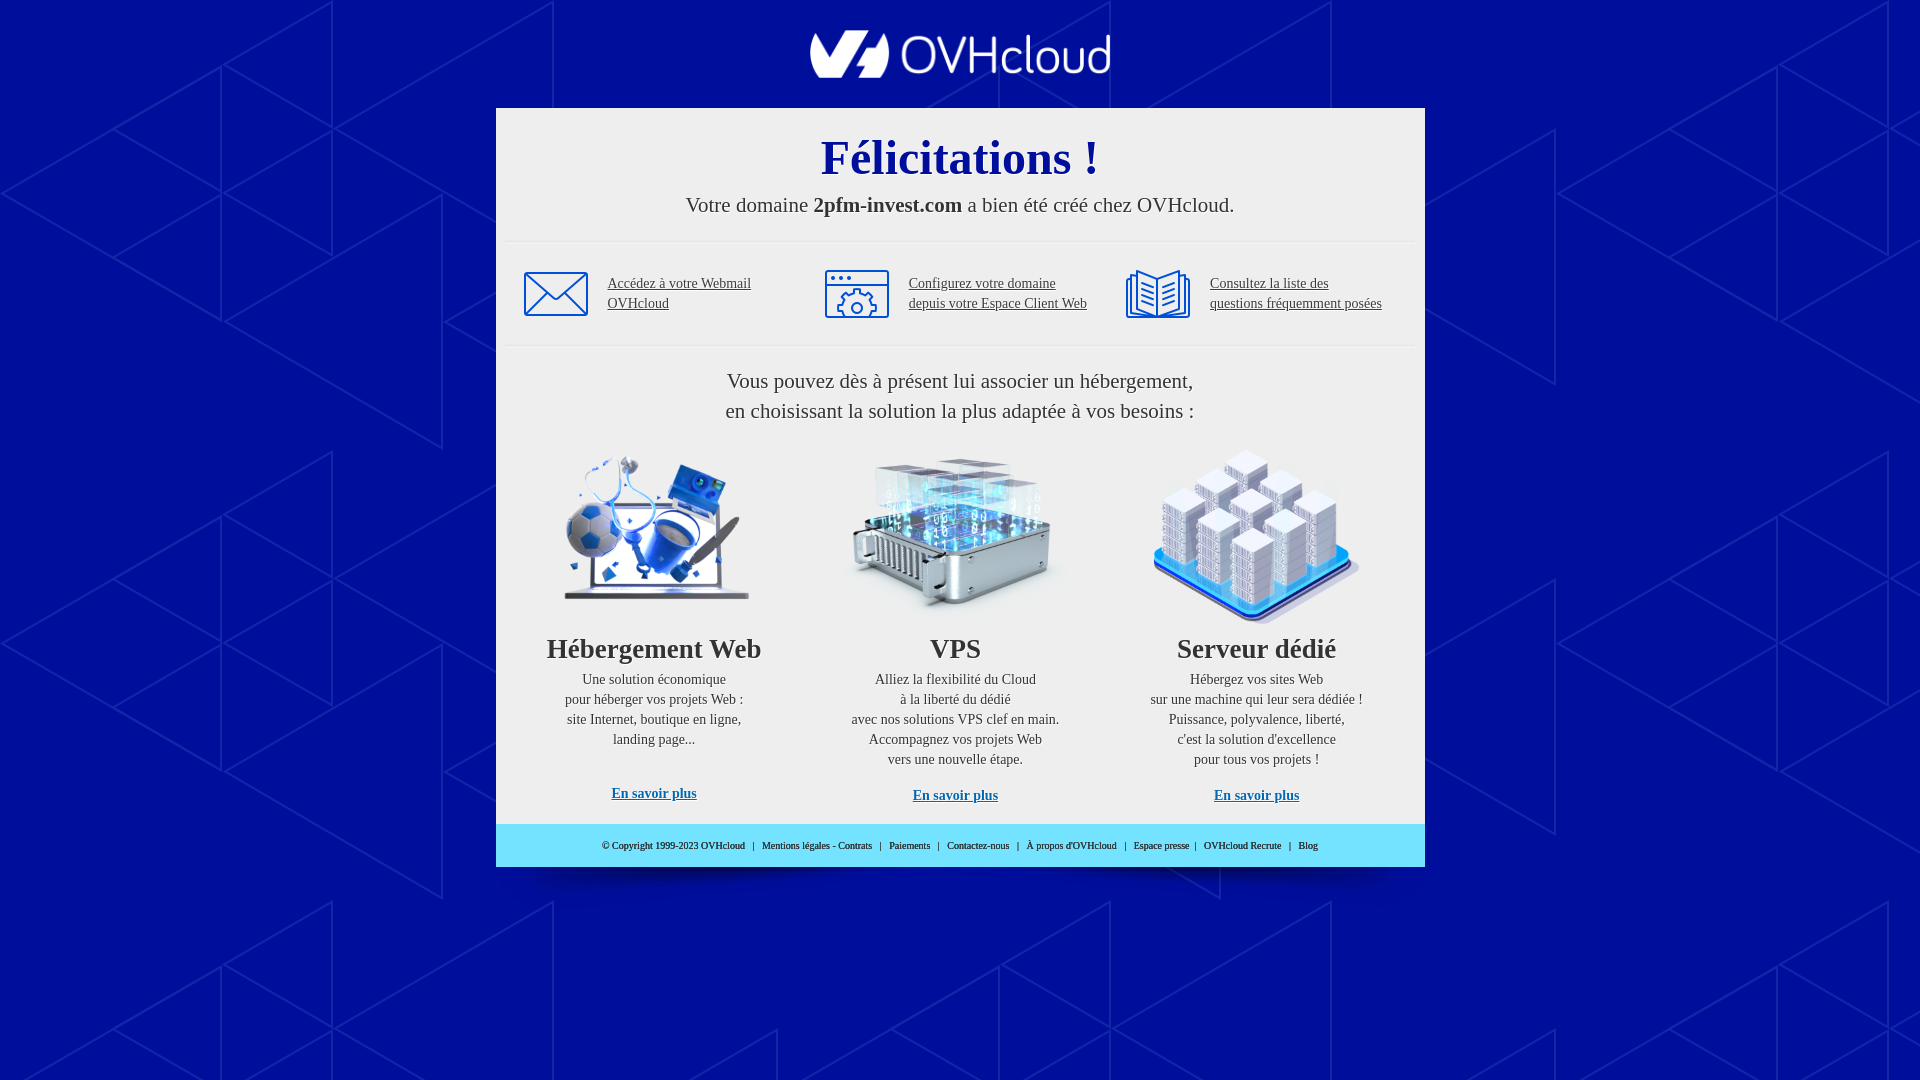 The image size is (1920, 1080). Describe the element at coordinates (653, 792) in the screenshot. I see `'En savoir plus'` at that location.